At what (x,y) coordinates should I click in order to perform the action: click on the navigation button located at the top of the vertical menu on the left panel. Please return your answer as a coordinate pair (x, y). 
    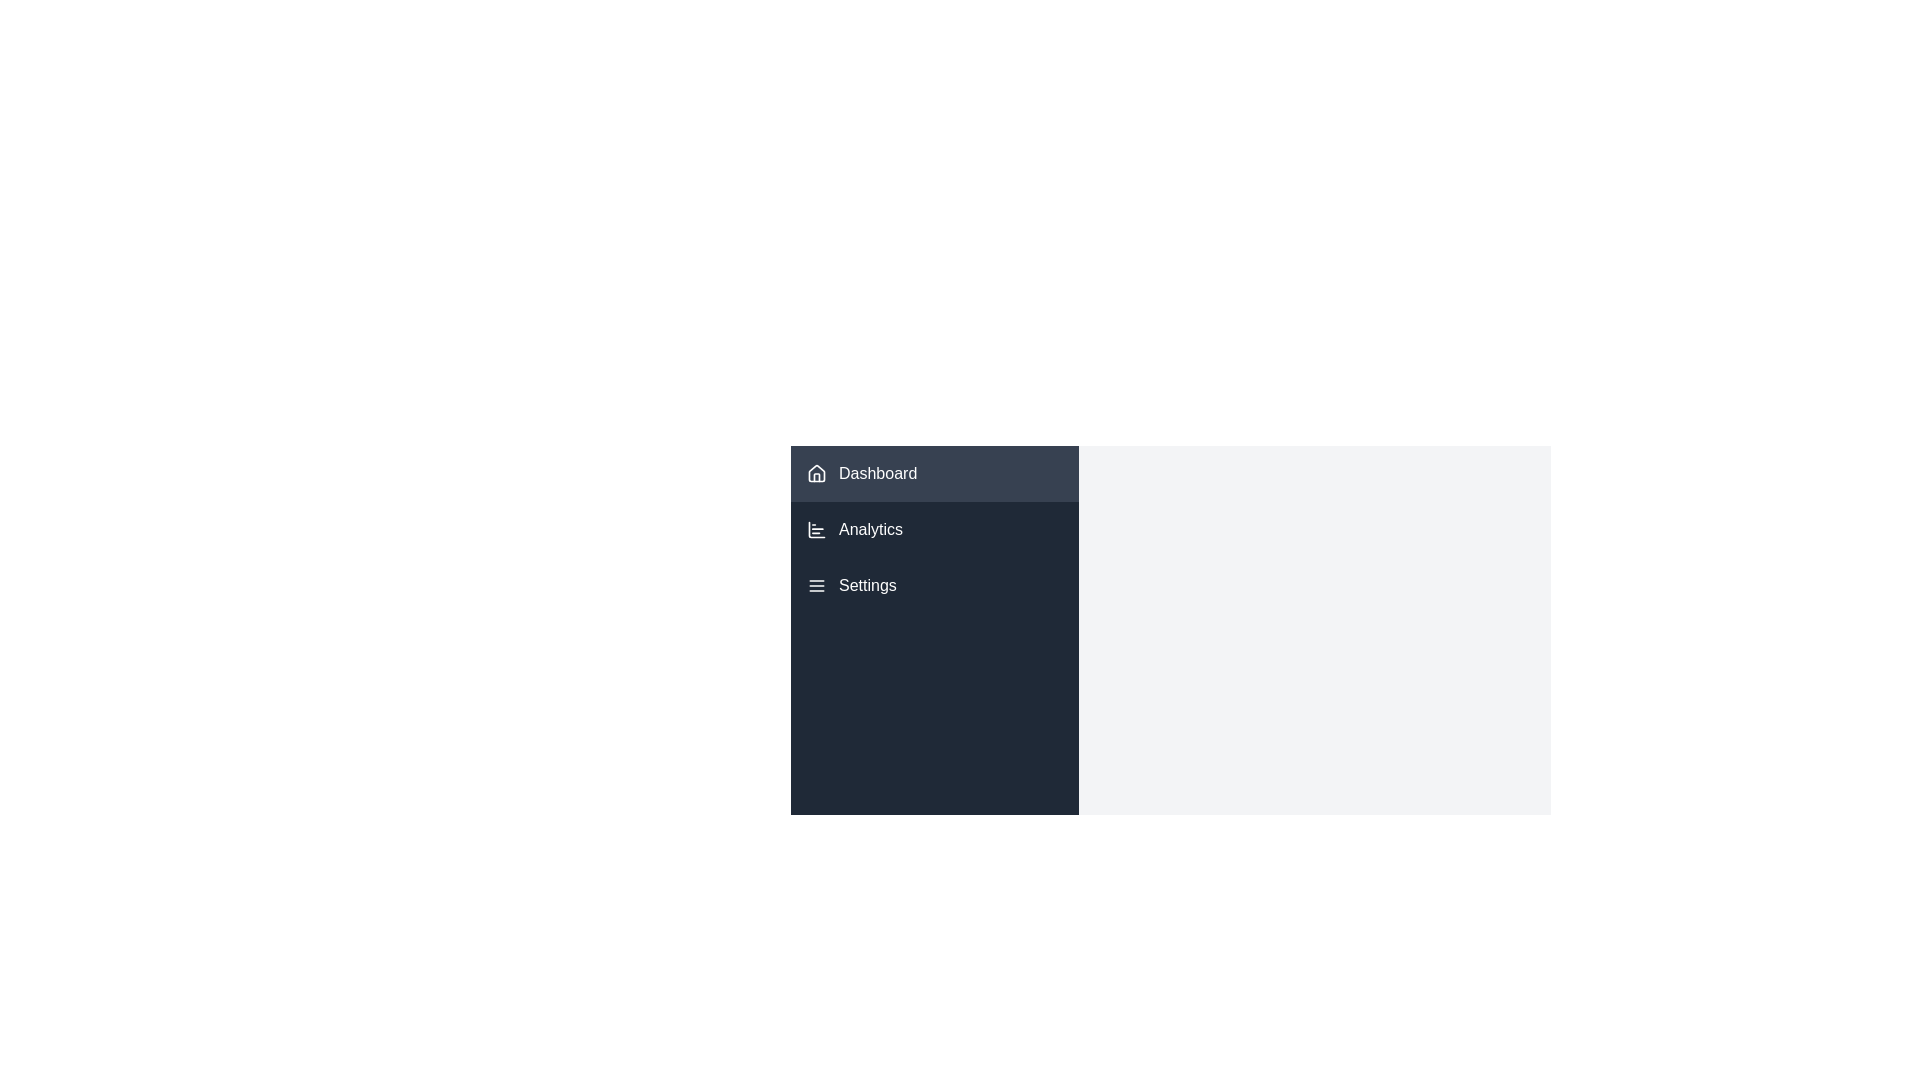
    Looking at the image, I should click on (934, 474).